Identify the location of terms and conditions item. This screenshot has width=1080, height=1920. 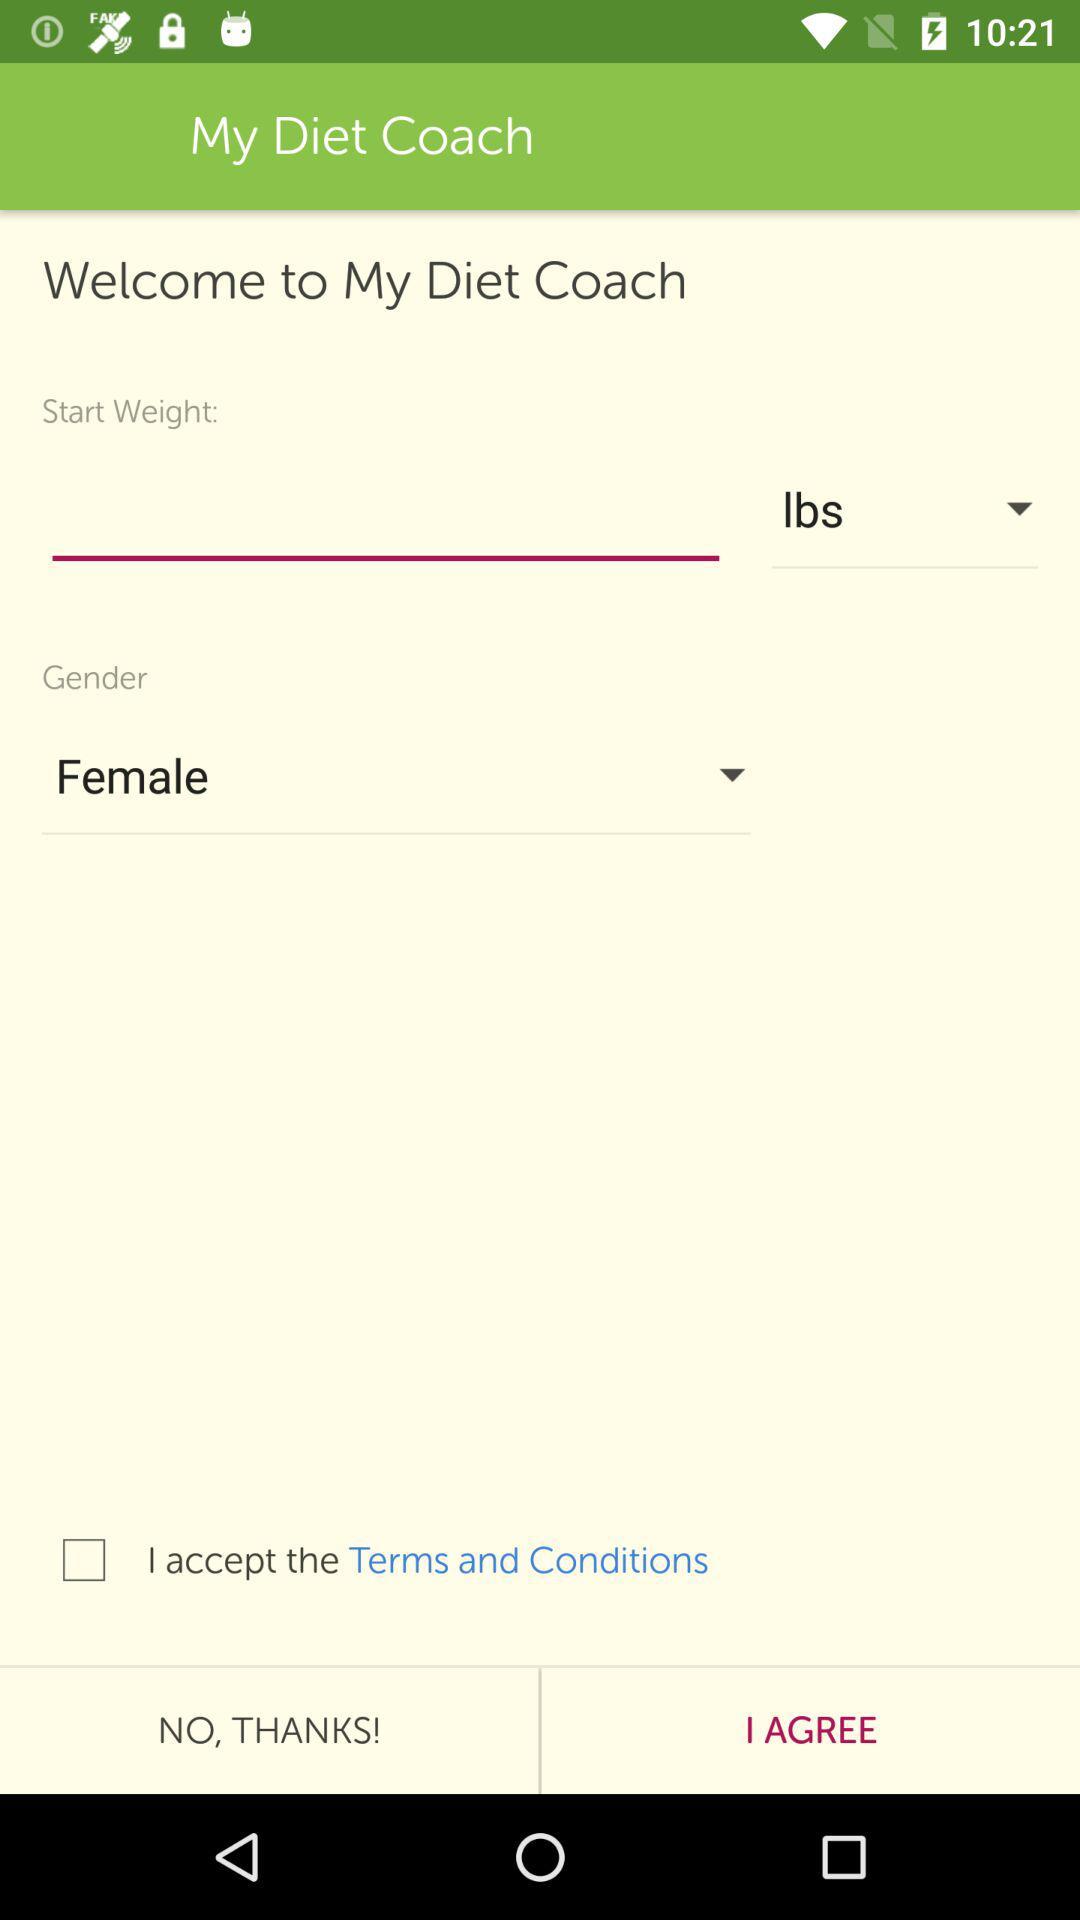
(549, 1559).